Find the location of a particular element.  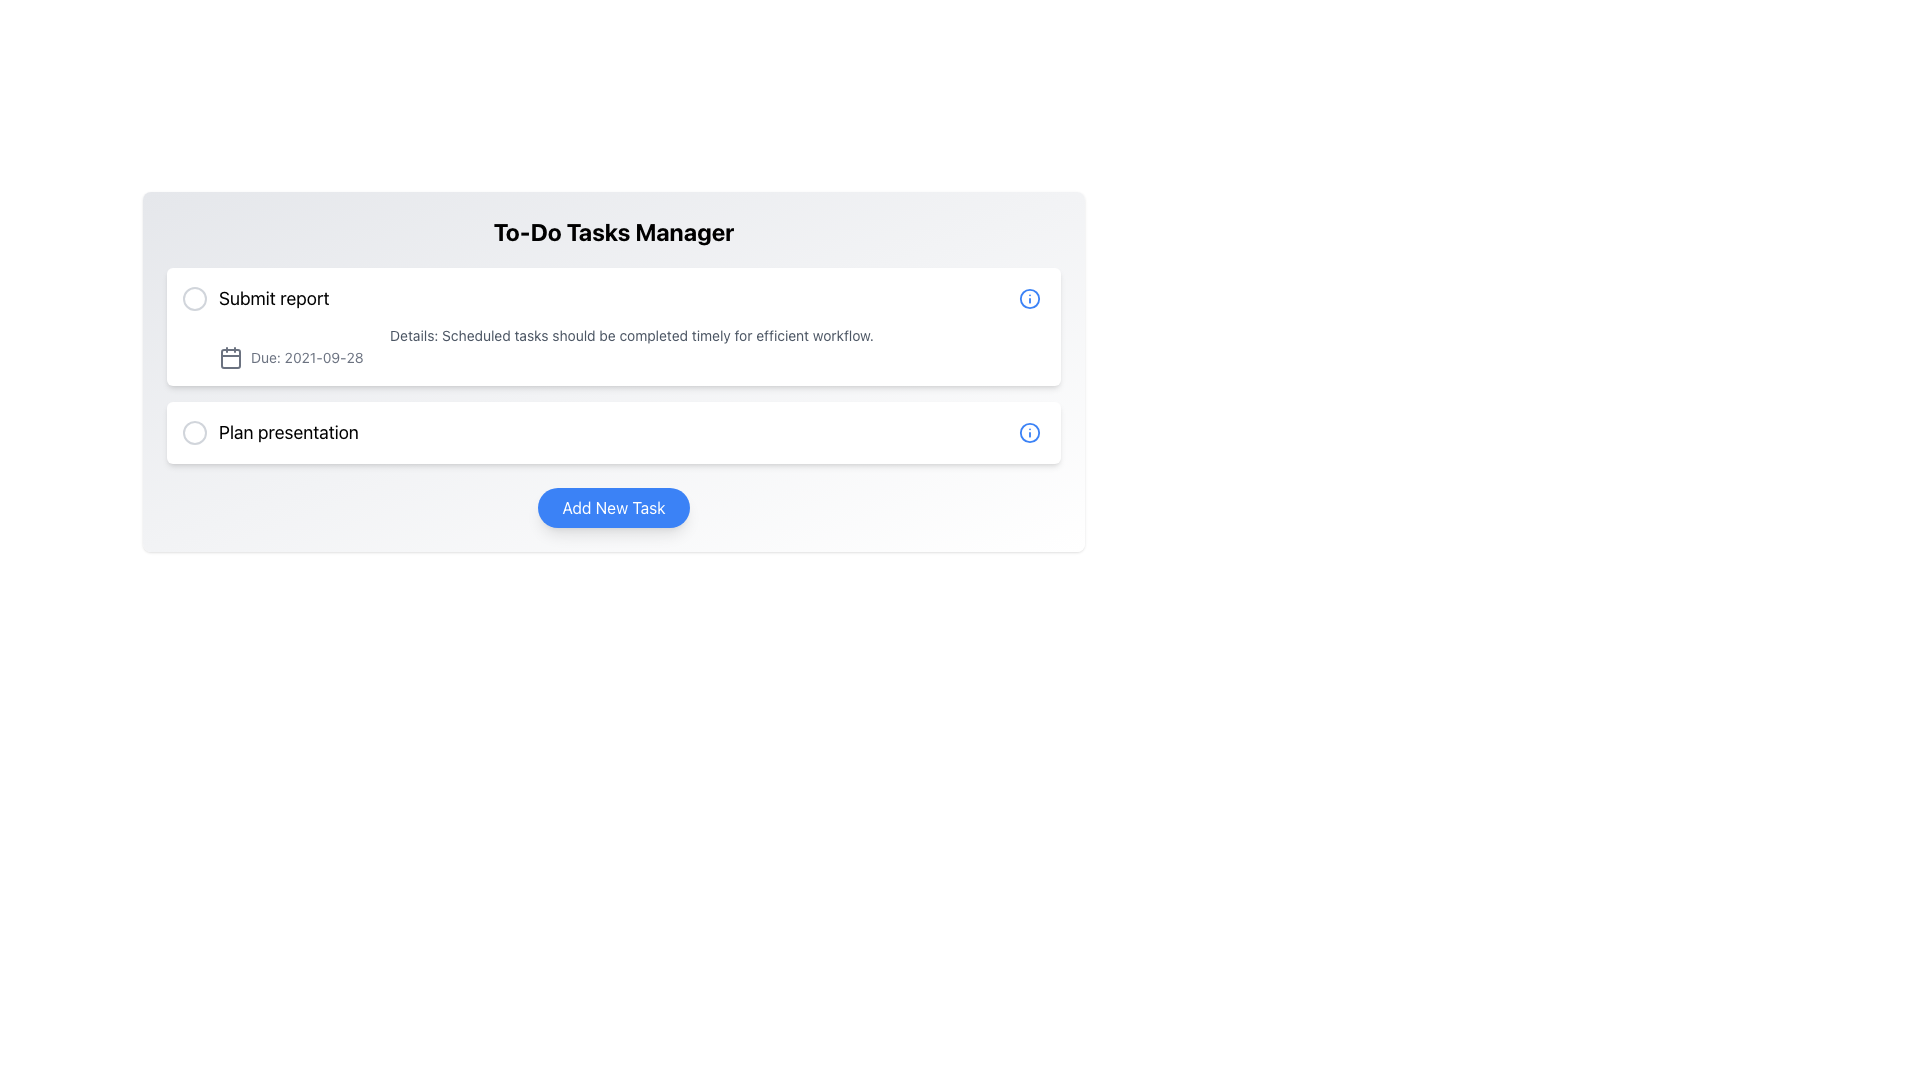

the static text header 'To-Do Tasks Manager' which is bold, larger than surrounding text, and centered in a light gray background is located at coordinates (613, 230).